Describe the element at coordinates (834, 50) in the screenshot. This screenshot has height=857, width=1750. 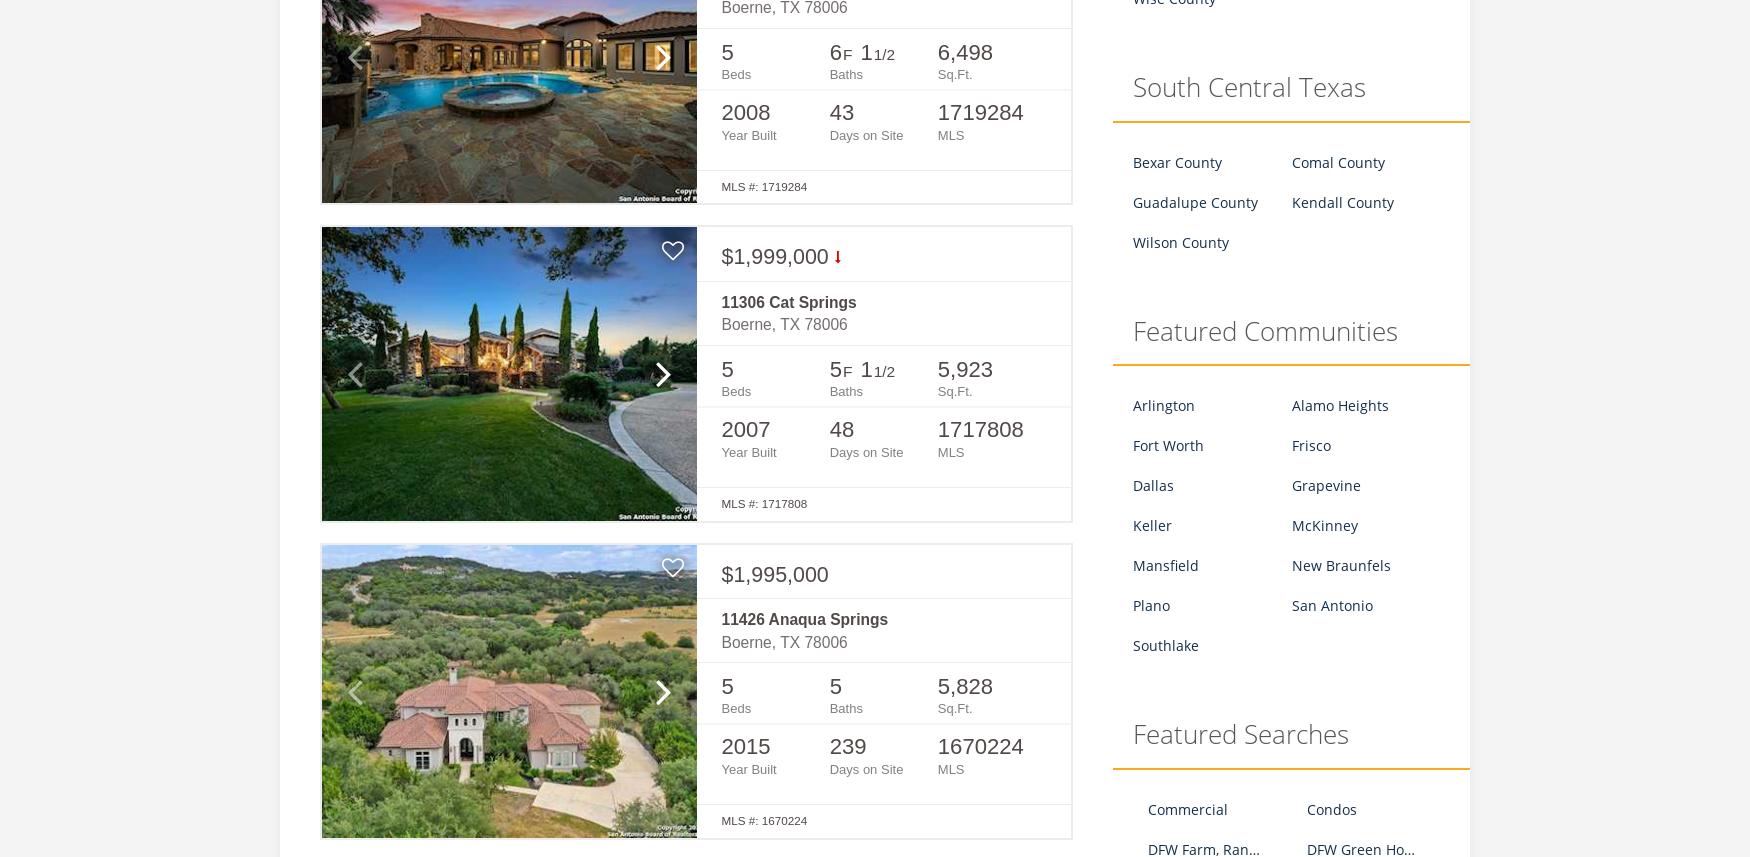
I see `'6'` at that location.